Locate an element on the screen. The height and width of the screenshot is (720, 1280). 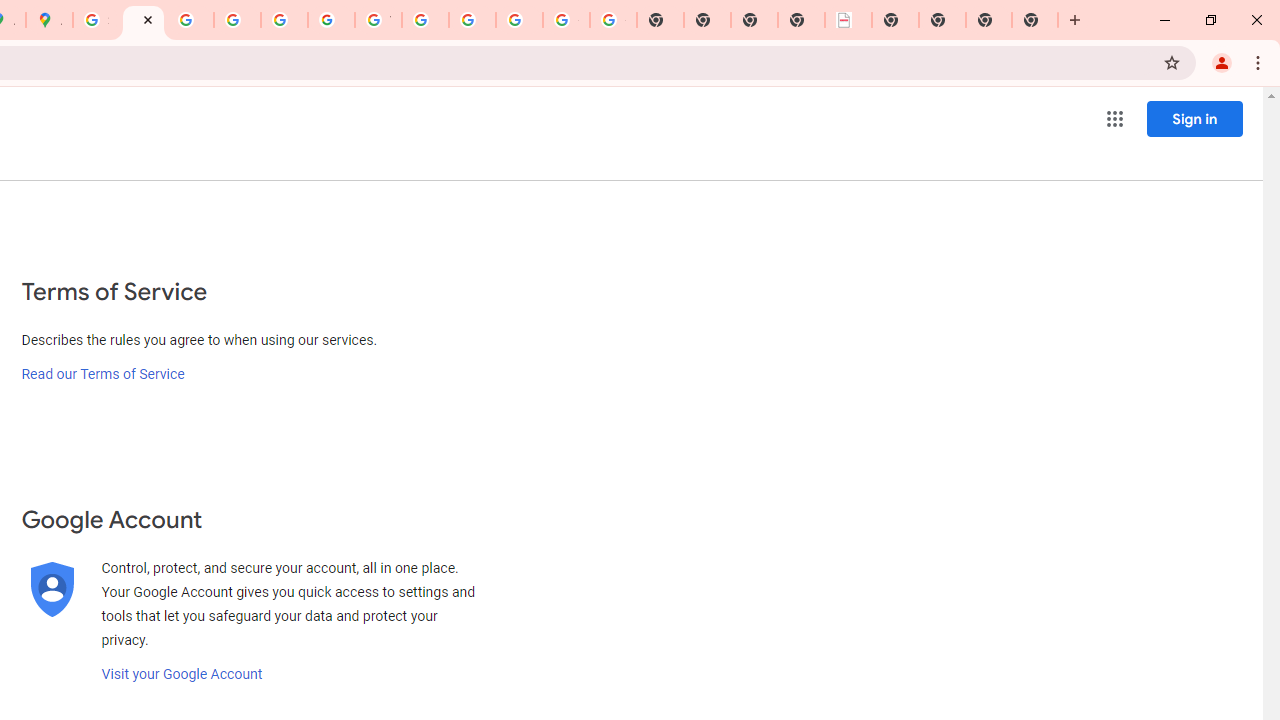
'Visit your Google Account' is located at coordinates (181, 674).